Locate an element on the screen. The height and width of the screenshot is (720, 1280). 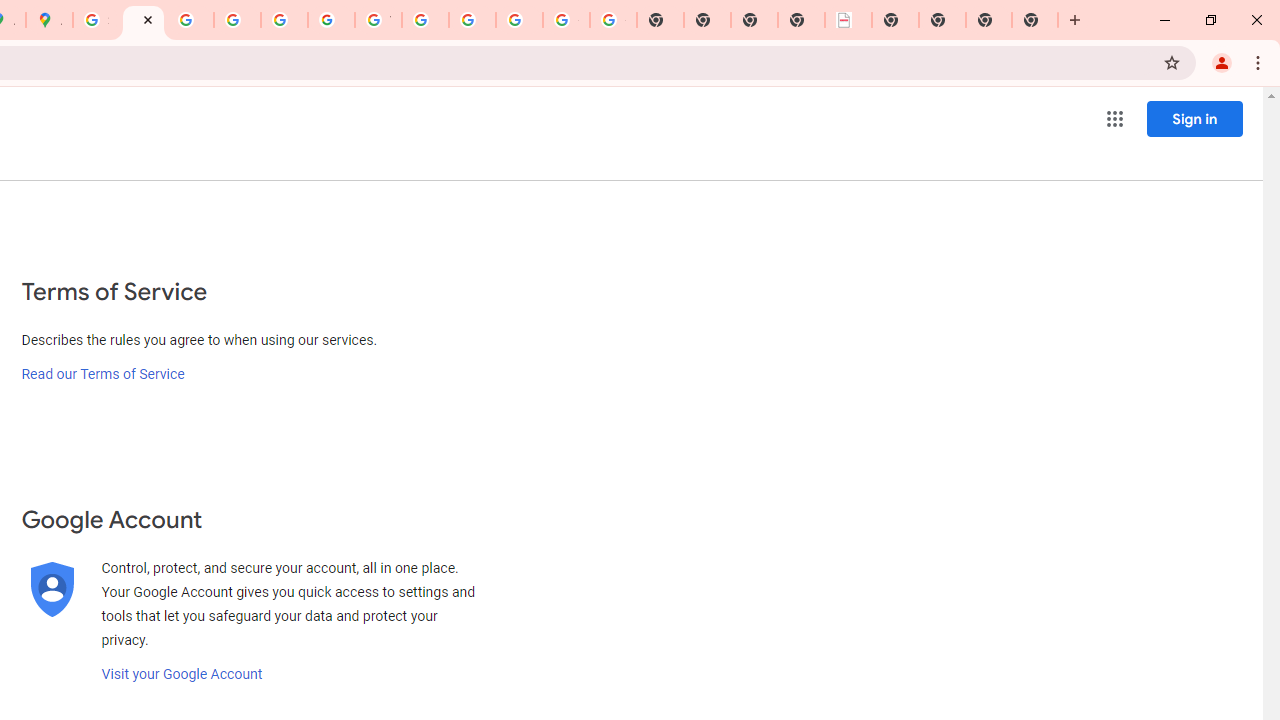
'Visit your Google Account' is located at coordinates (181, 674).